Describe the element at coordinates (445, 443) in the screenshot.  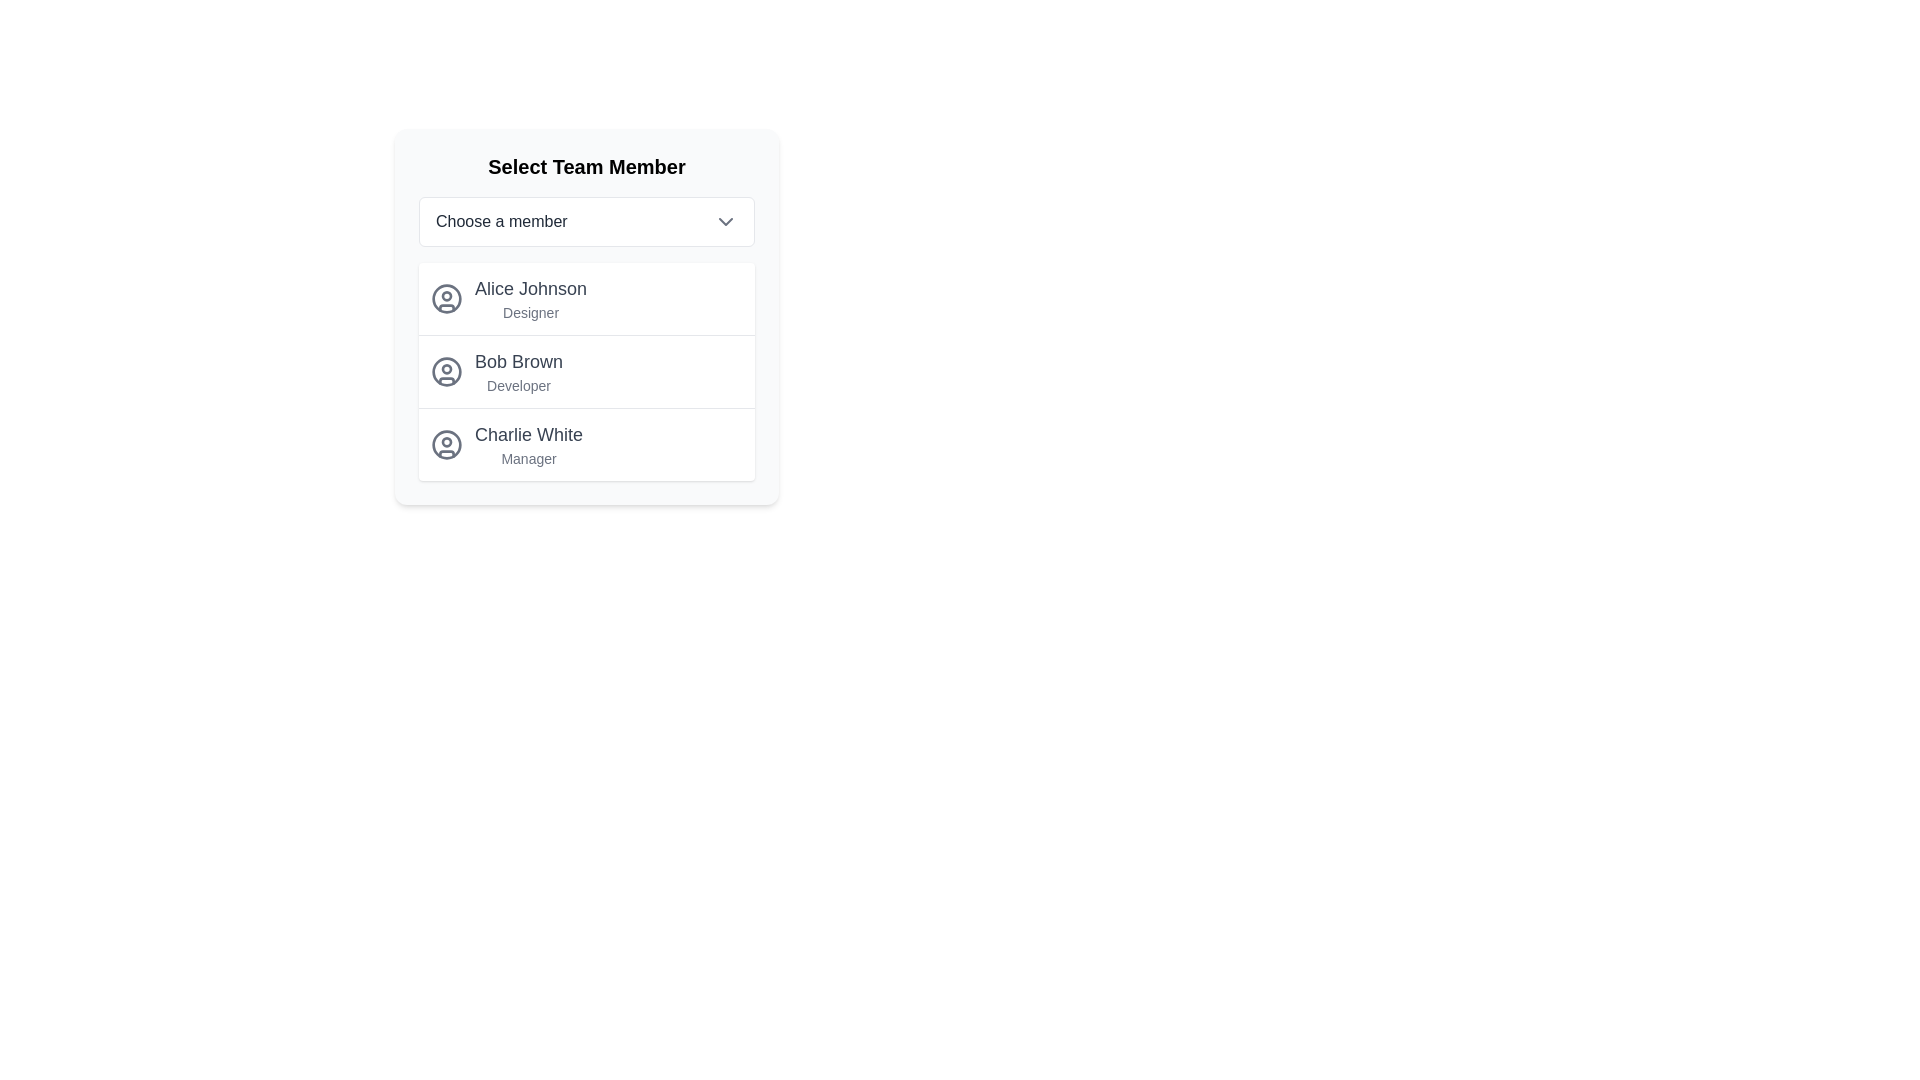
I see `the user profile icon for 'Charlie White'` at that location.